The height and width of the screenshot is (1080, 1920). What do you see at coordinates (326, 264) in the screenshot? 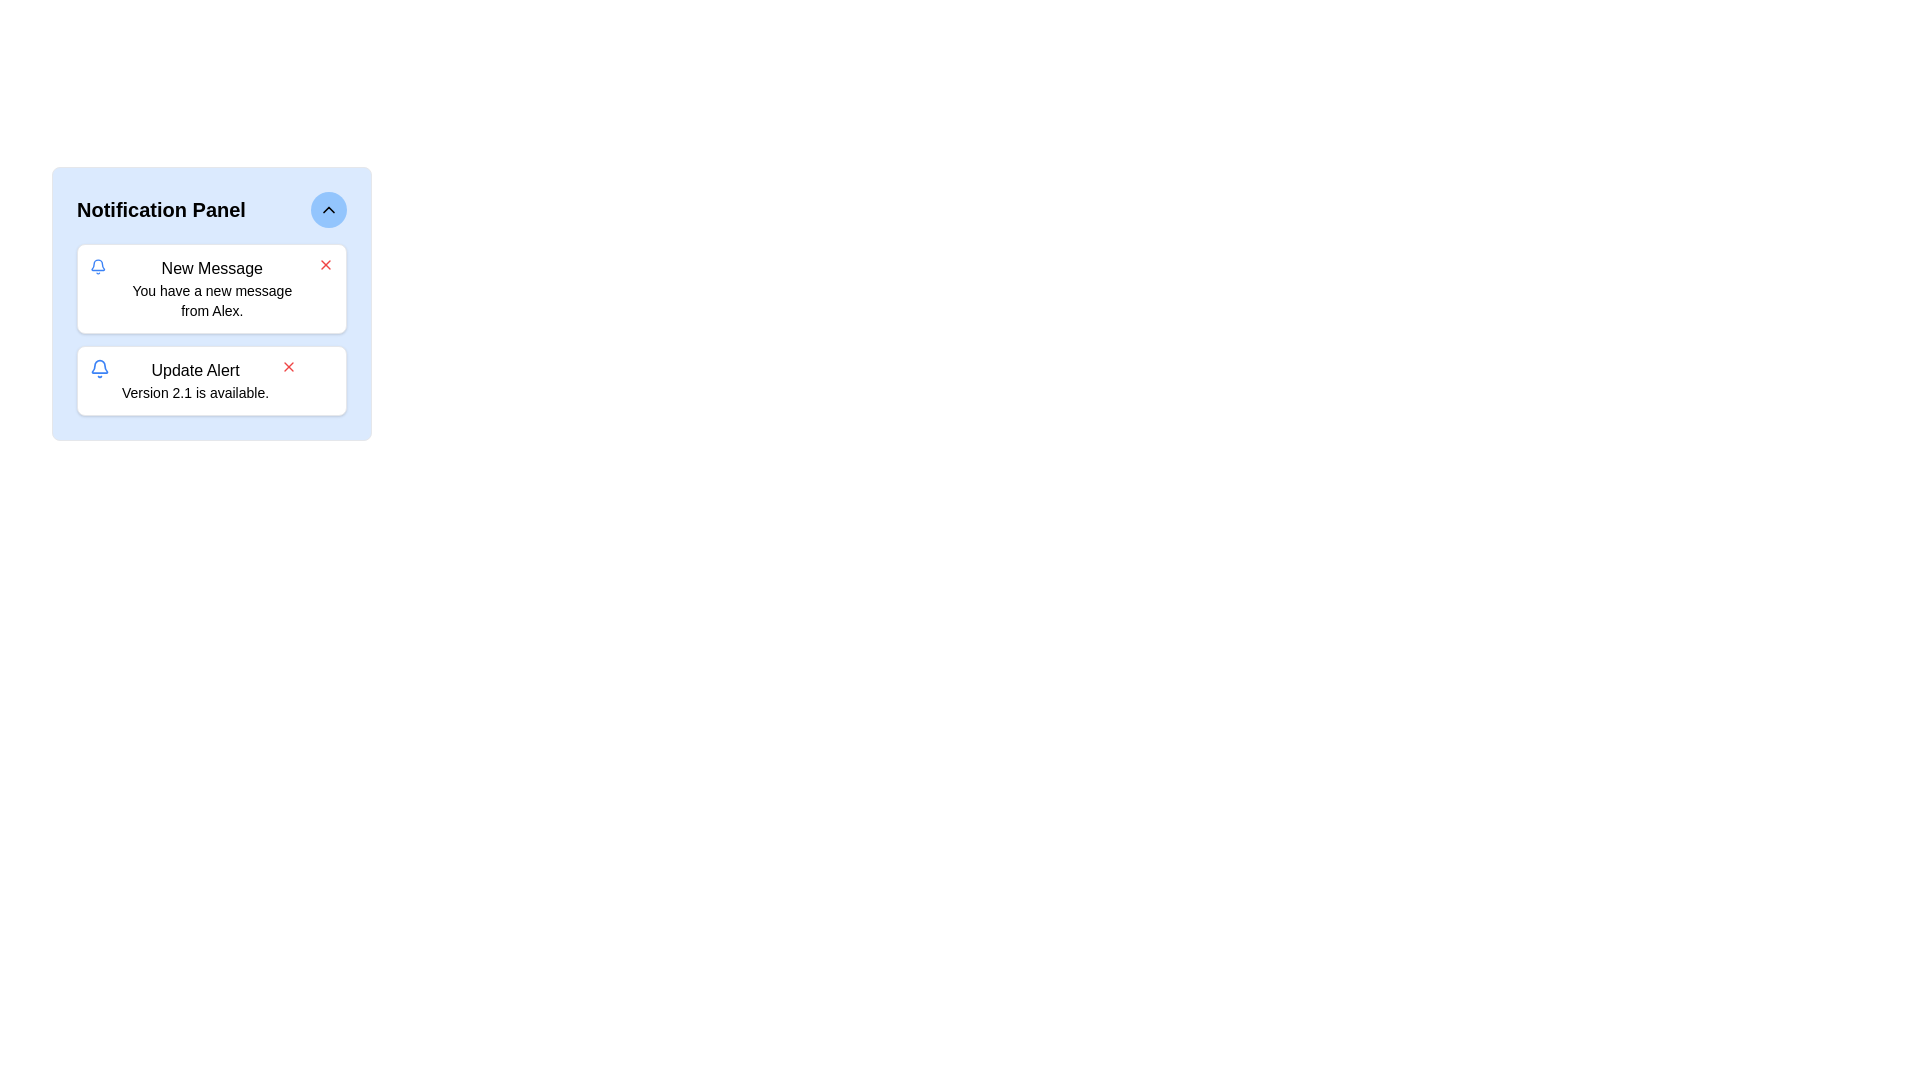
I see `the dismiss button located at the top right corner of the 'New Message' notification card` at bounding box center [326, 264].